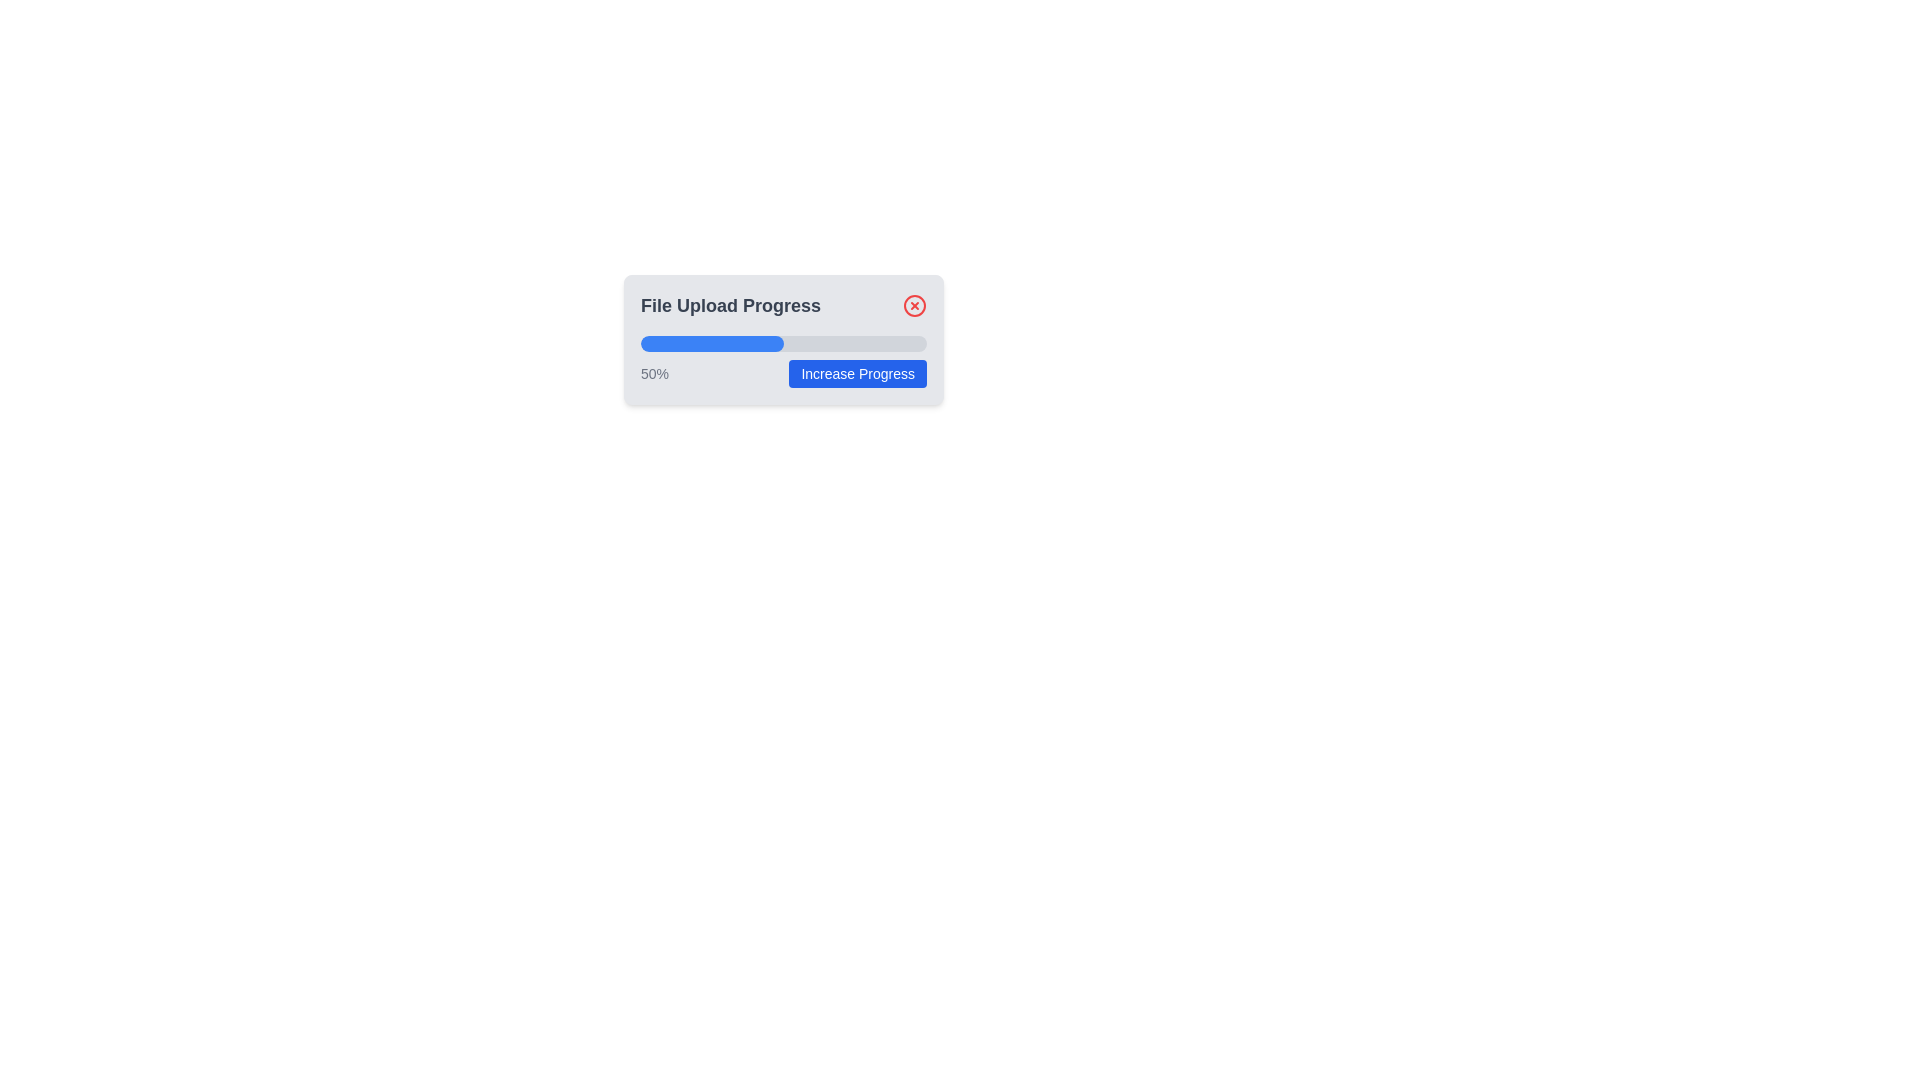 The width and height of the screenshot is (1920, 1080). Describe the element at coordinates (712, 342) in the screenshot. I see `the progress bar indicating 50% completion of the file upload progress, located in the middle of the card interface under the text 'File Upload Progress'` at that location.